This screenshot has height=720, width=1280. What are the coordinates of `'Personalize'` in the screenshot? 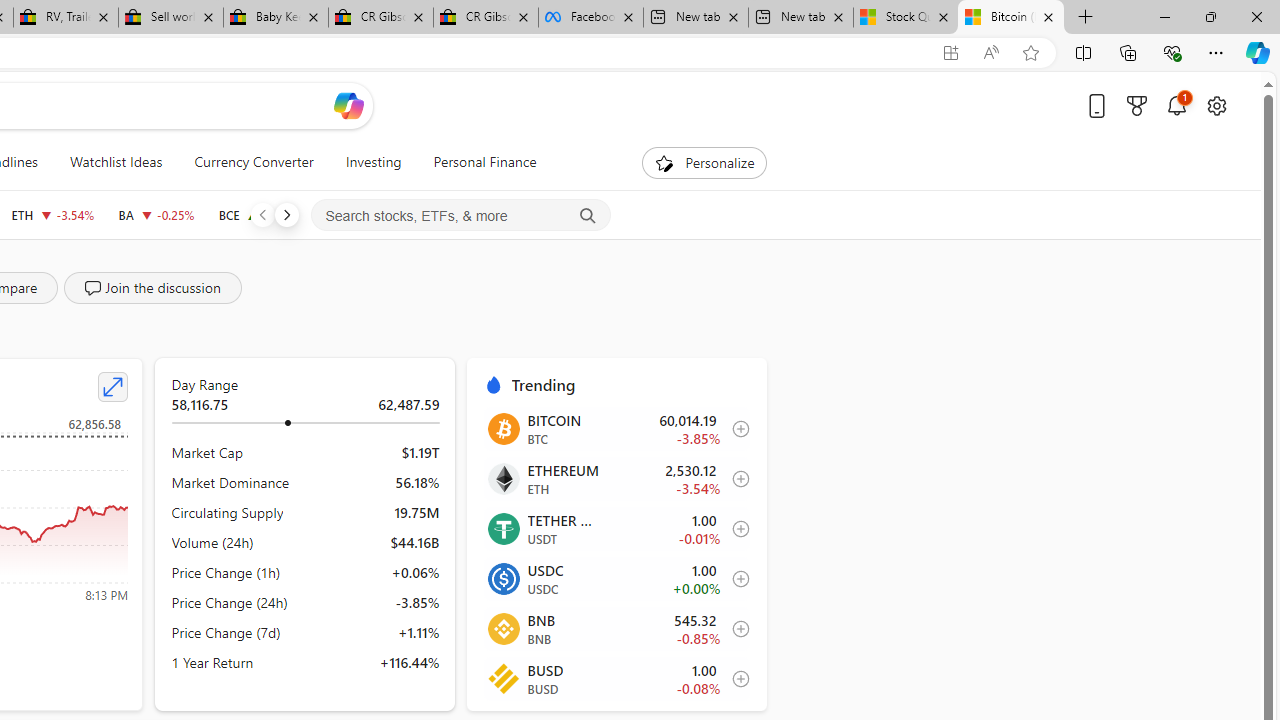 It's located at (704, 162).